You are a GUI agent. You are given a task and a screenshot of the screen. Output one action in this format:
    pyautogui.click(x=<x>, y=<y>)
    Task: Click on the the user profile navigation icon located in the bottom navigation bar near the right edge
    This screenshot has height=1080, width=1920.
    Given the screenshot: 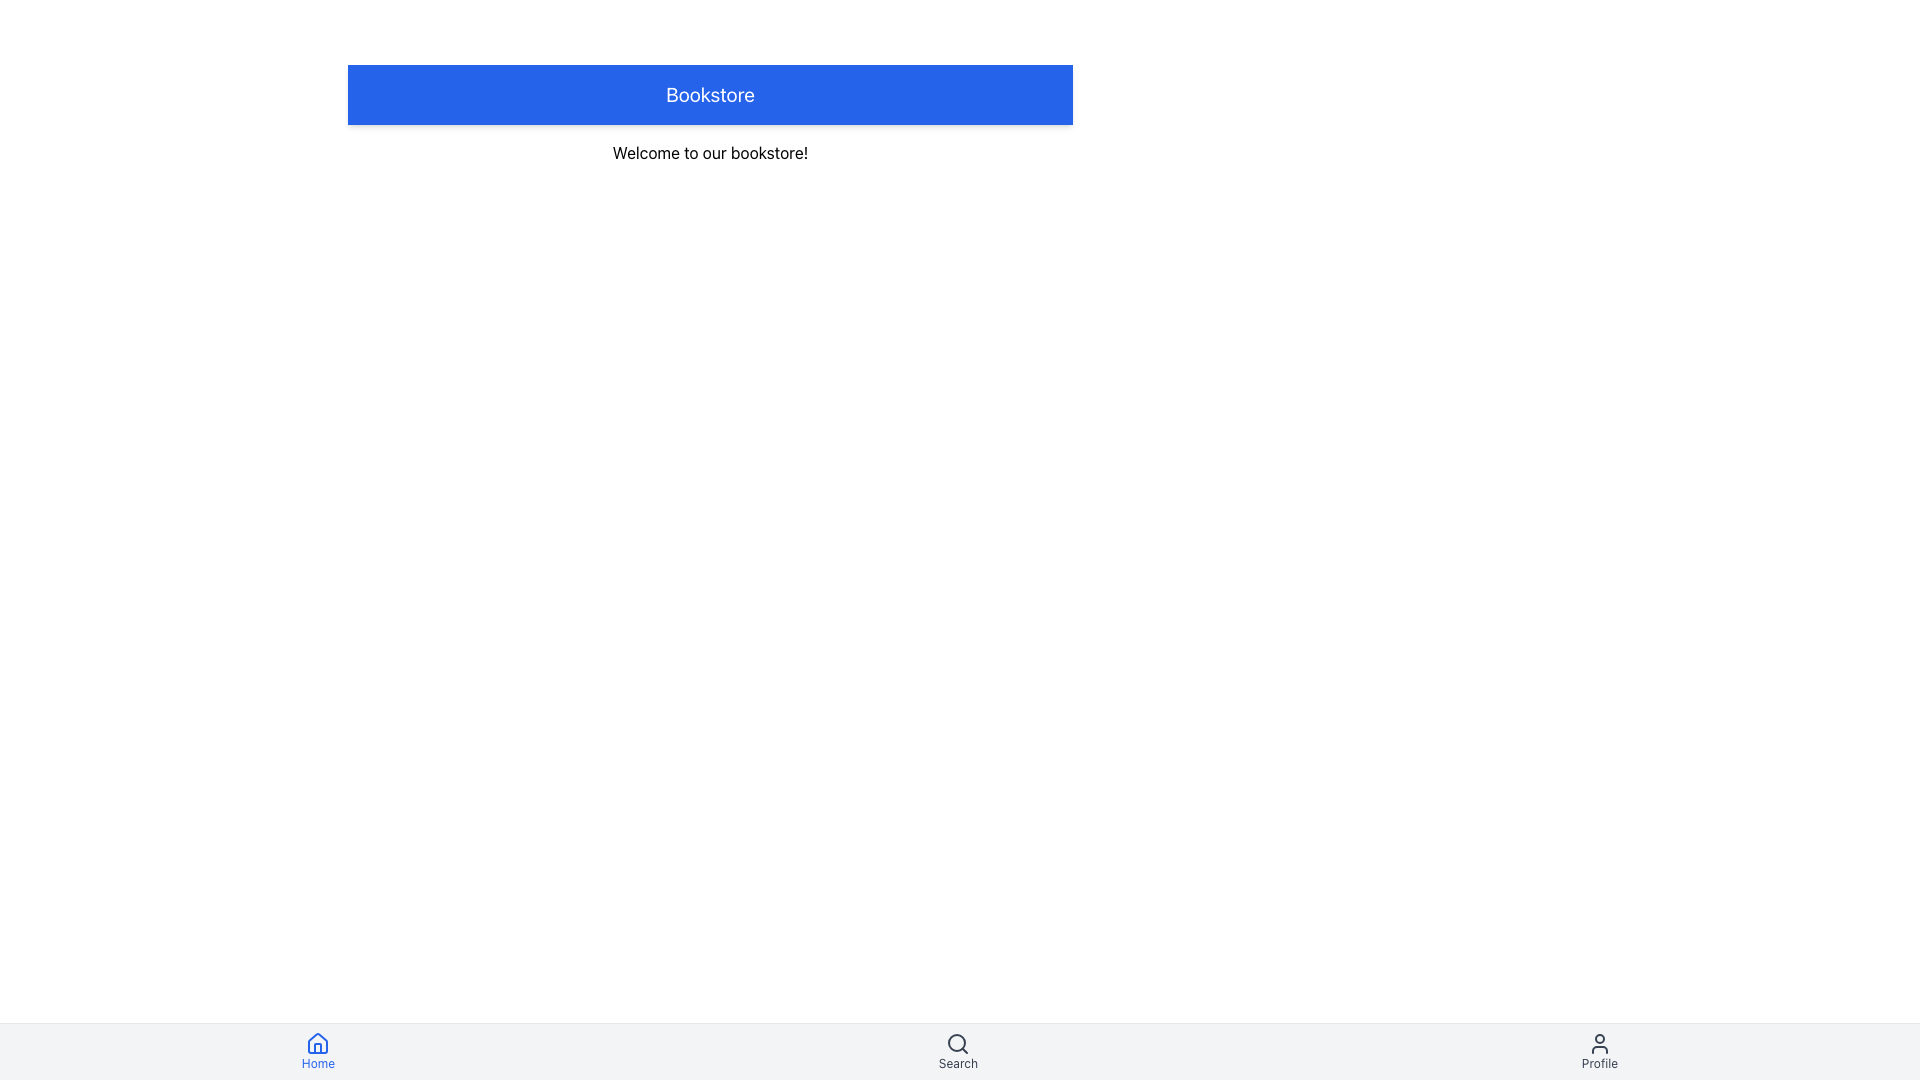 What is the action you would take?
    pyautogui.click(x=1598, y=1043)
    